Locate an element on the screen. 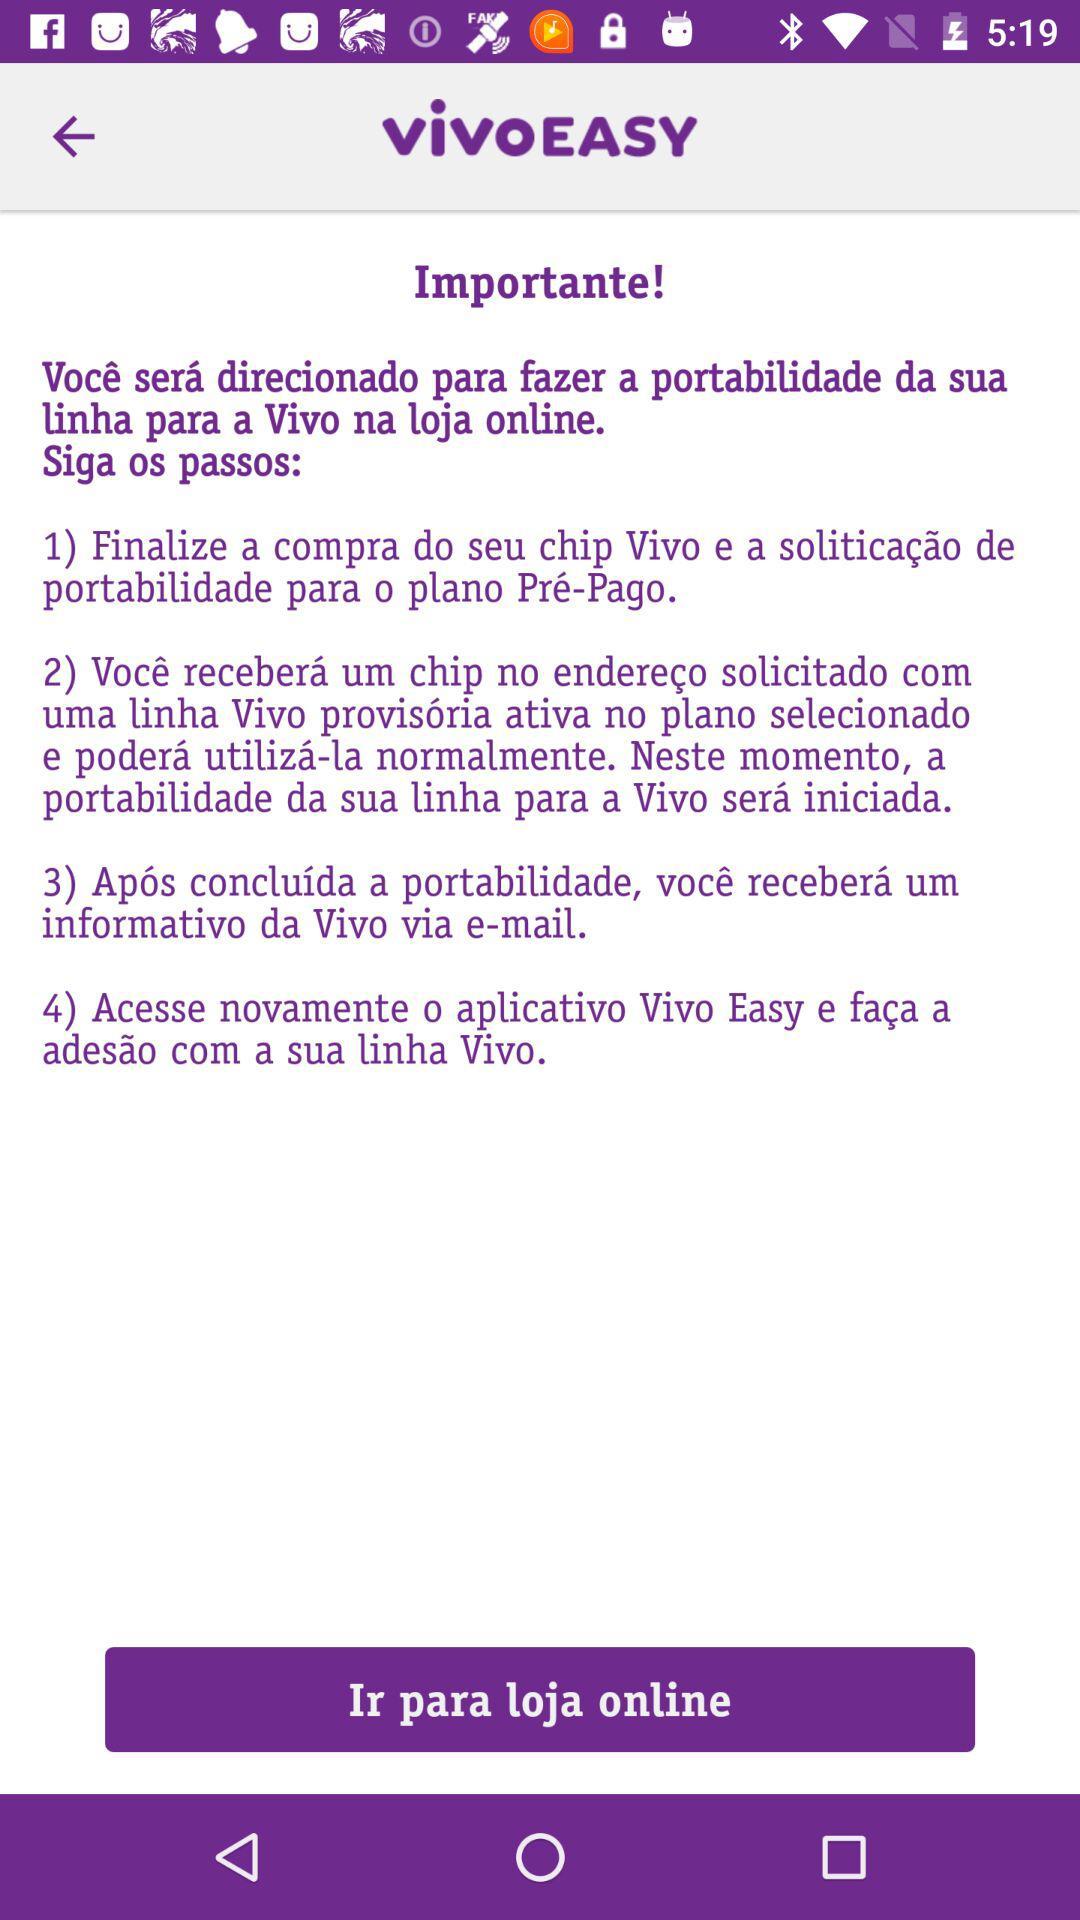 The image size is (1080, 1920). item next to the importante! icon is located at coordinates (72, 135).